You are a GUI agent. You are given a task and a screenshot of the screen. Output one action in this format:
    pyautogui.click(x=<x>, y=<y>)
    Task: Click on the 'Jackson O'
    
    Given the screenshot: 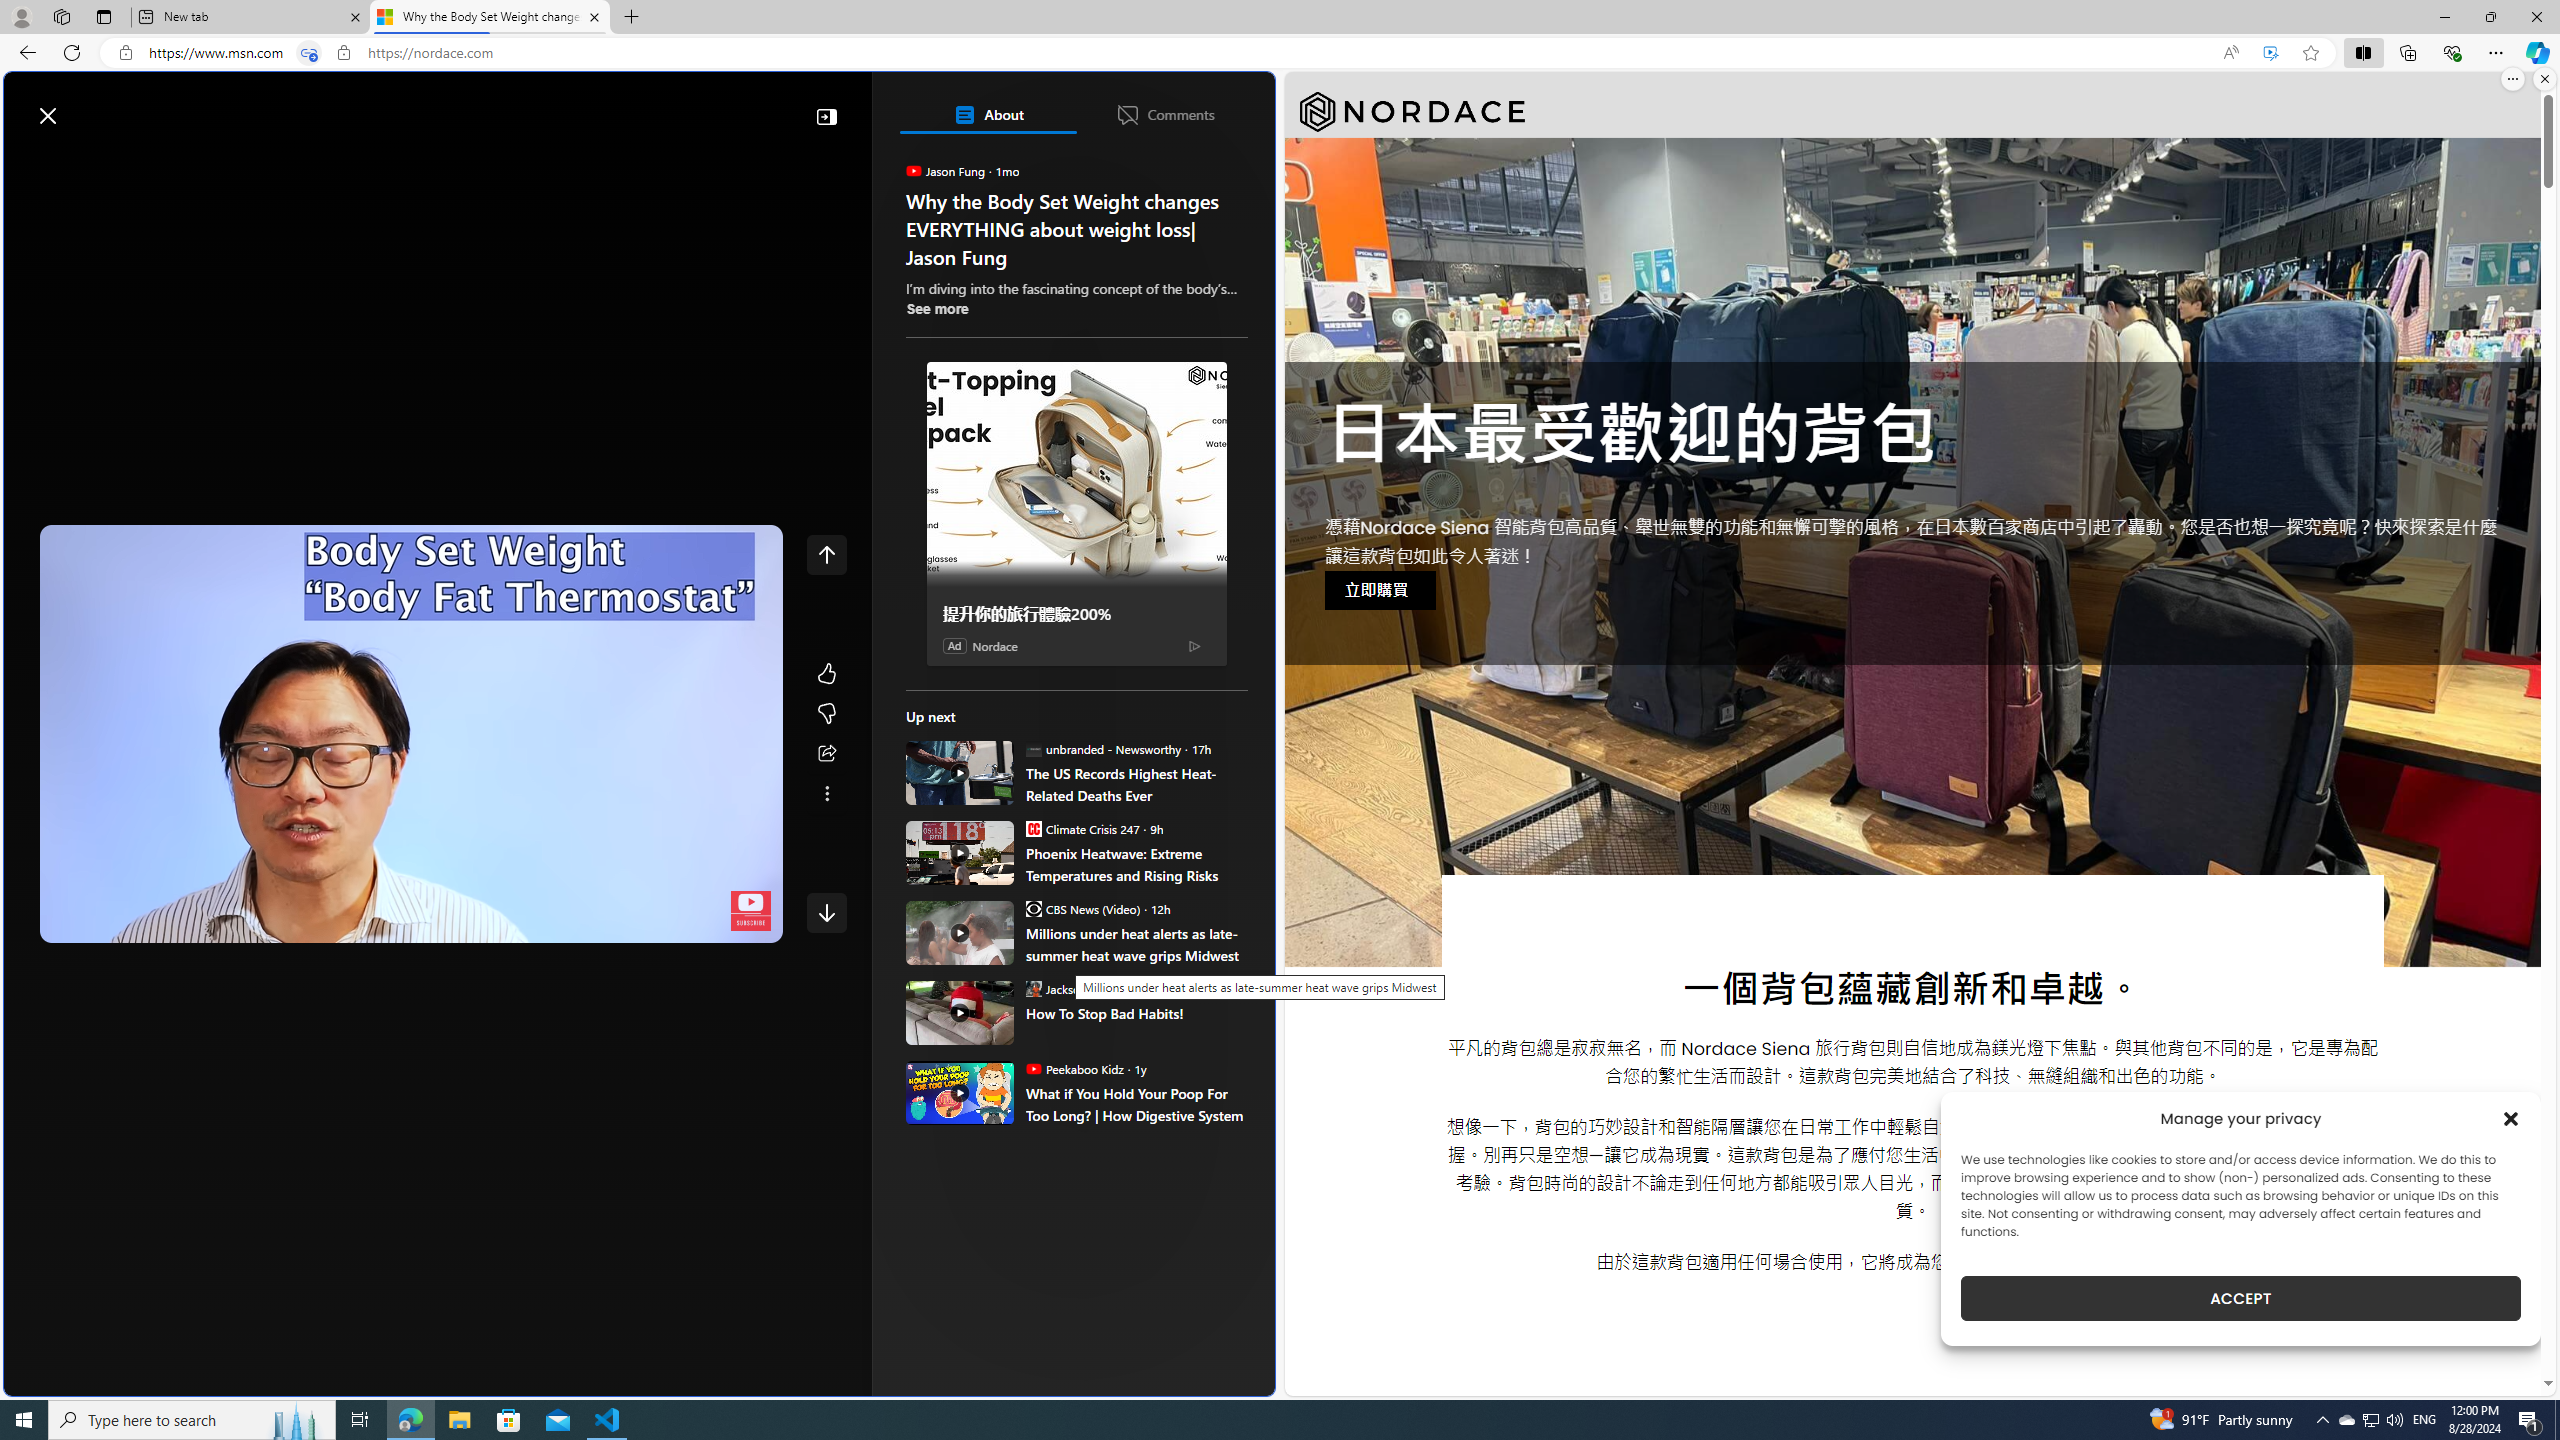 What is the action you would take?
    pyautogui.click(x=1031, y=988)
    